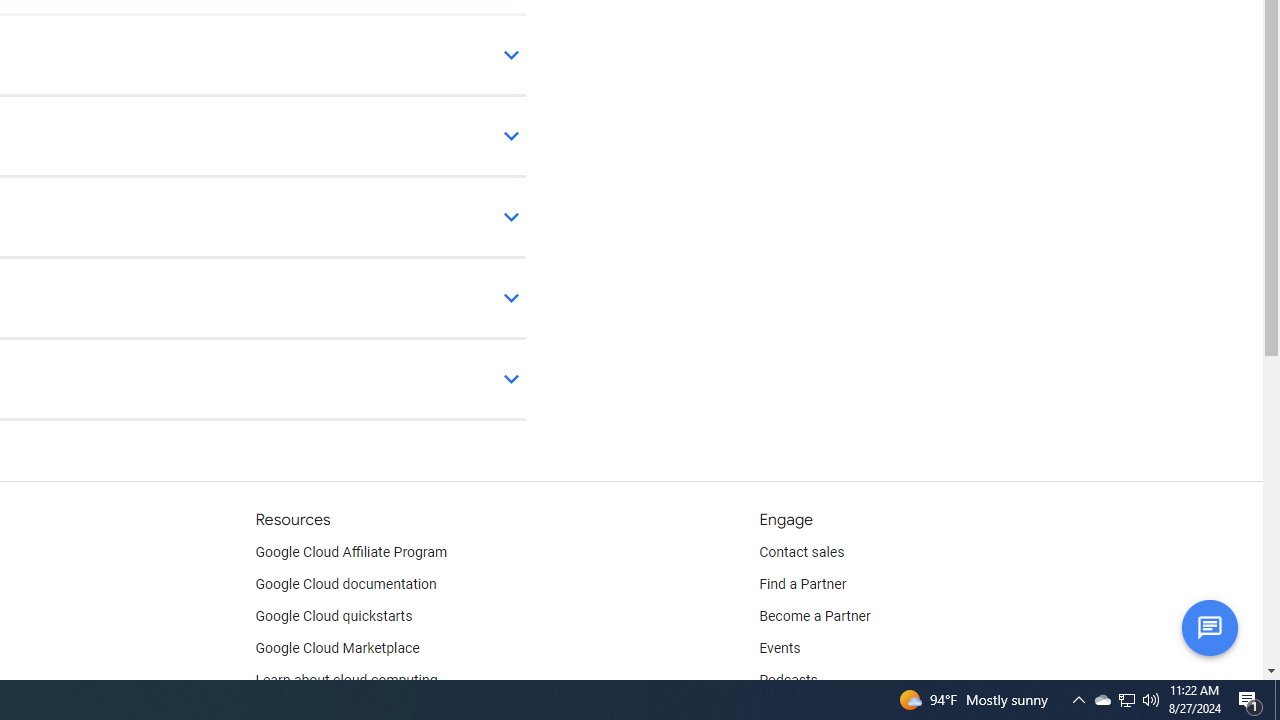  Describe the element at coordinates (787, 680) in the screenshot. I see `'Podcasts'` at that location.